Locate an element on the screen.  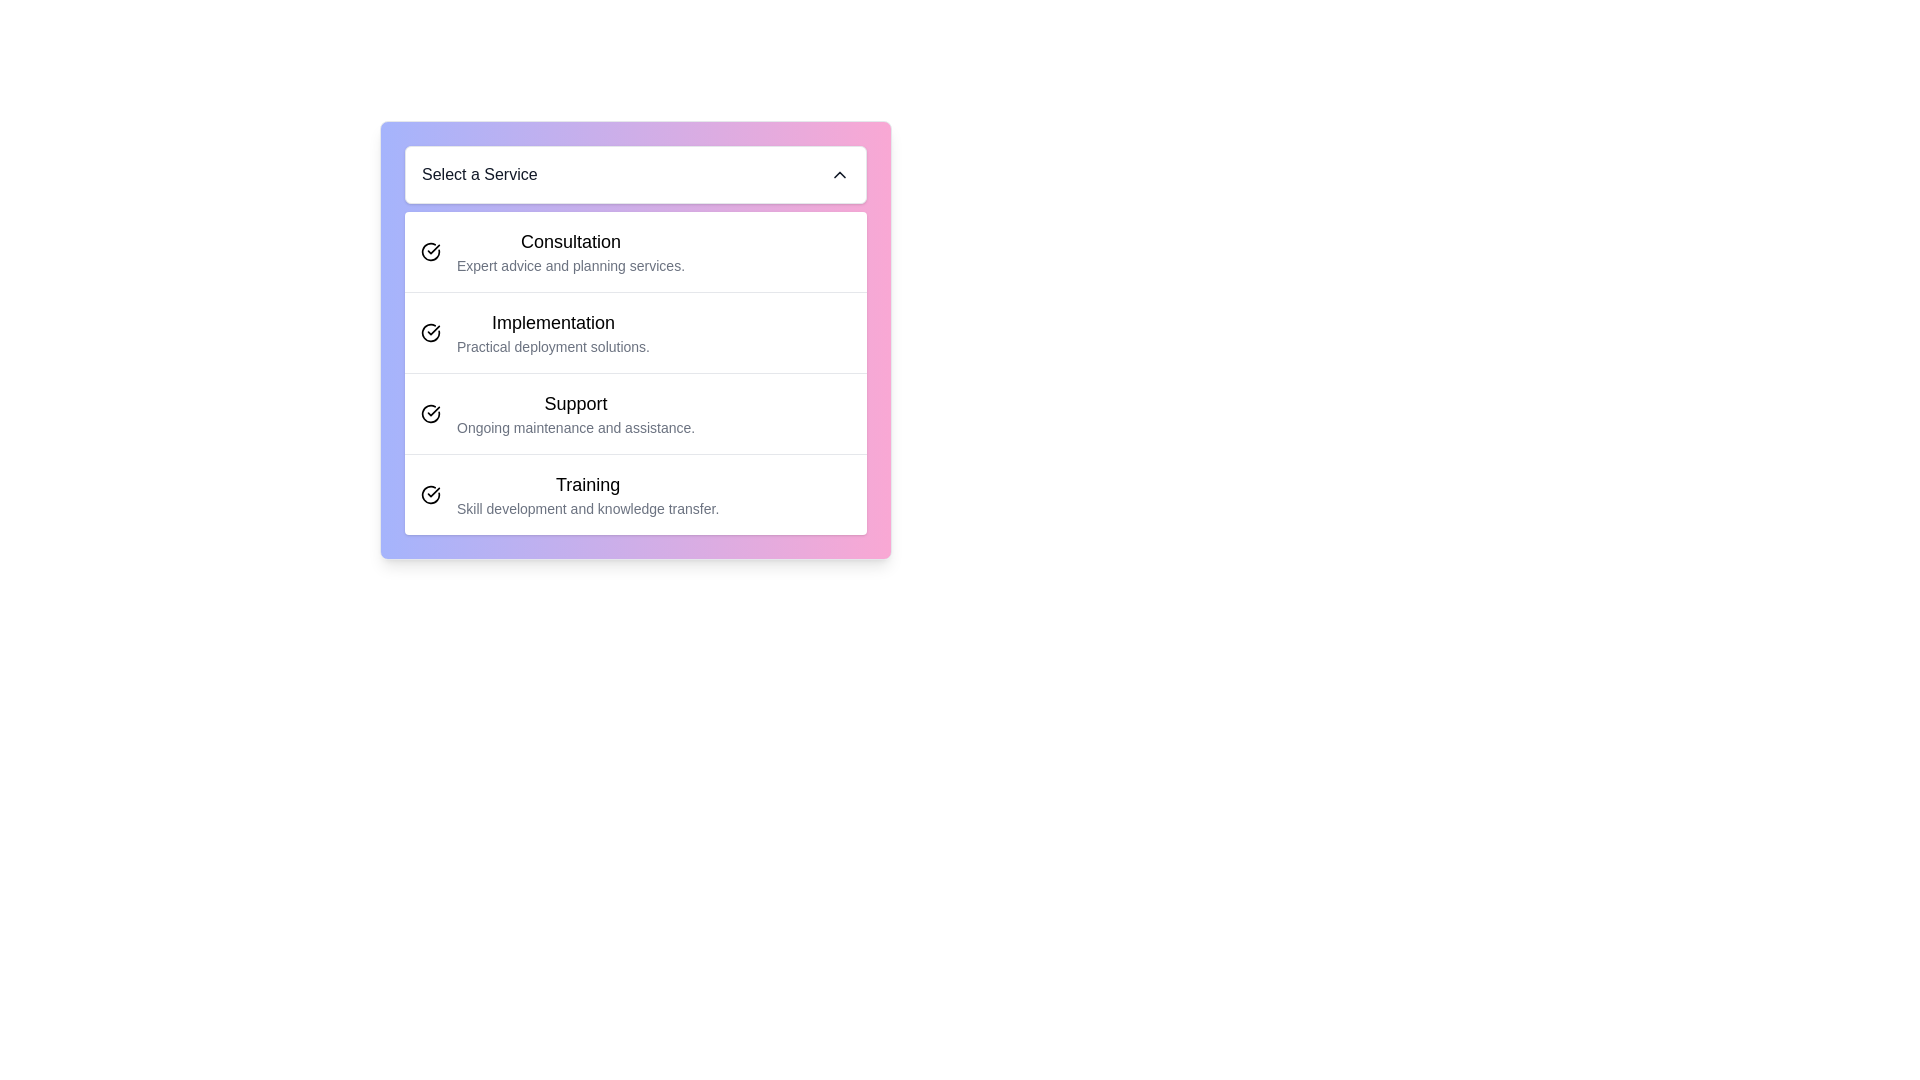
the 'Support' option in the selection menu, which is the third item in a vertical list of options, positioned between 'Implementation' and 'Training' is located at coordinates (575, 412).